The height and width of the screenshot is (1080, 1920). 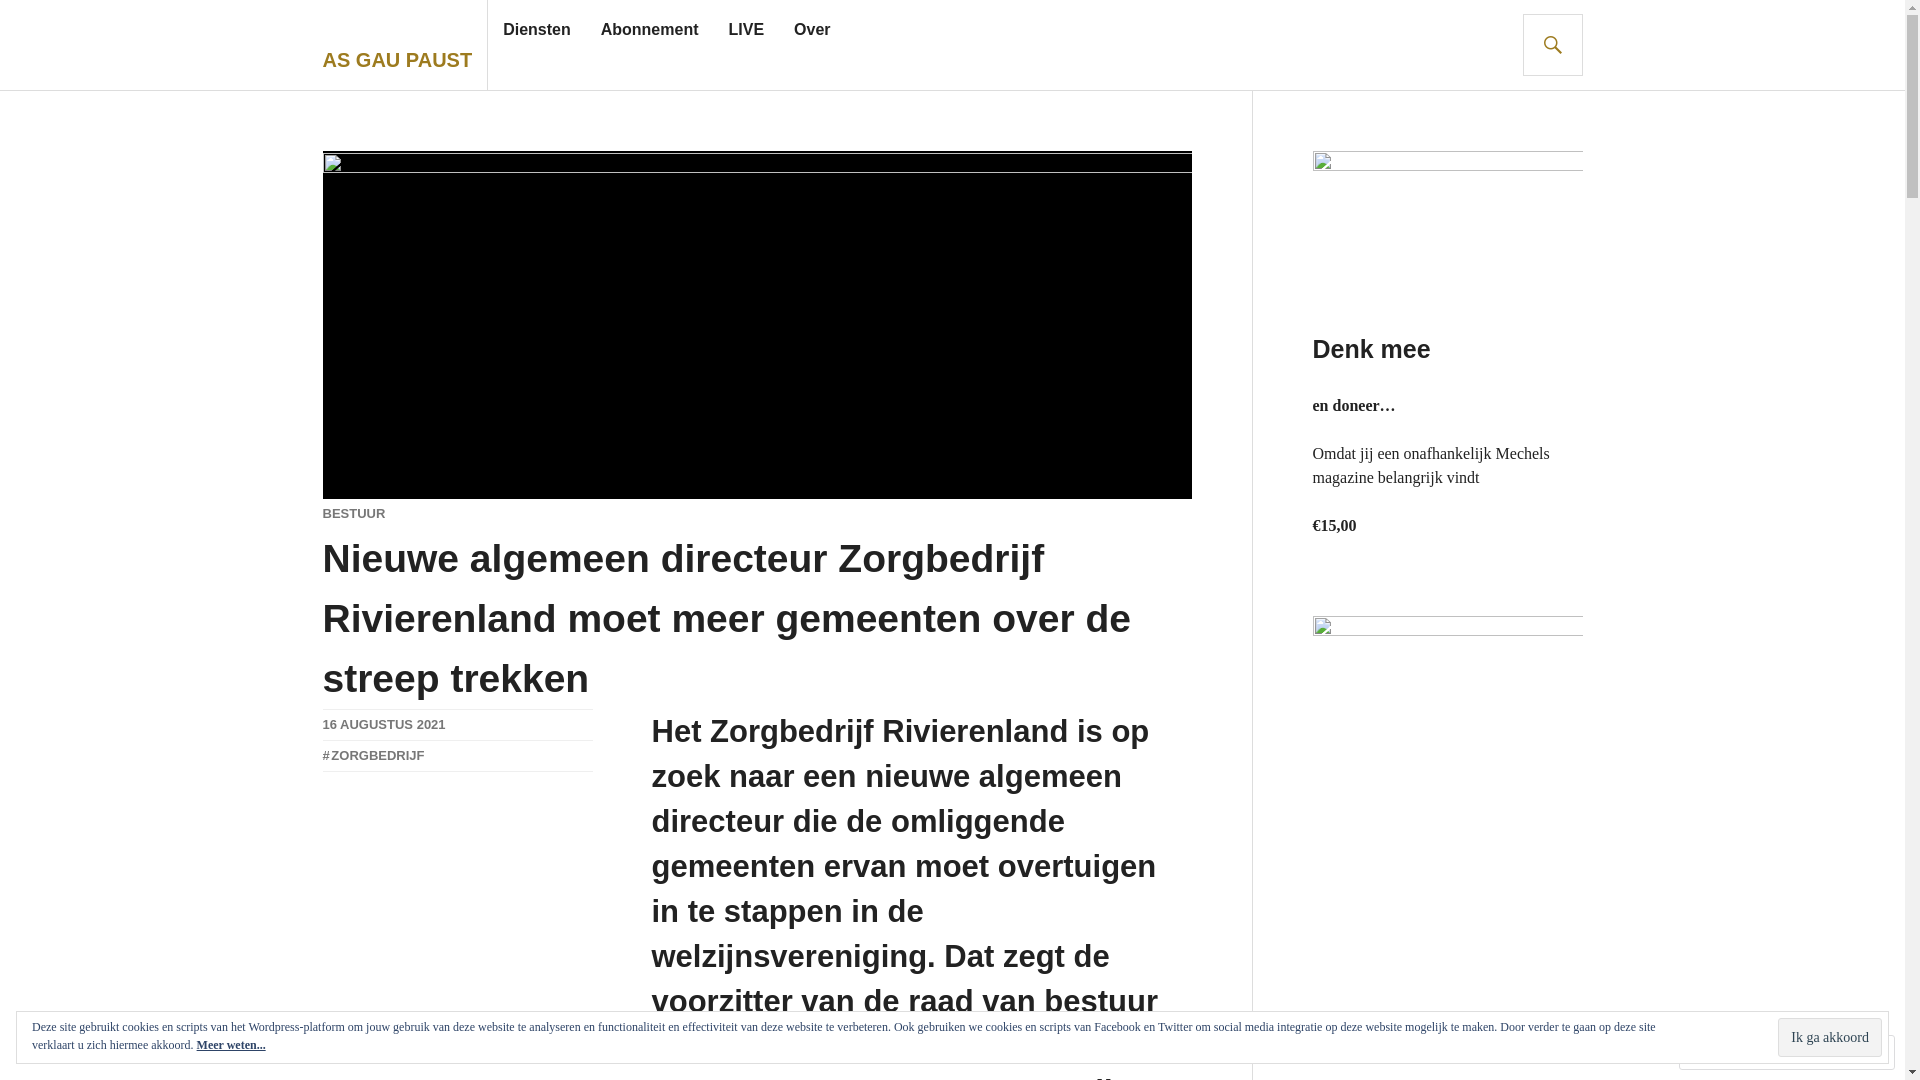 I want to click on 'BESTUUR', so click(x=353, y=512).